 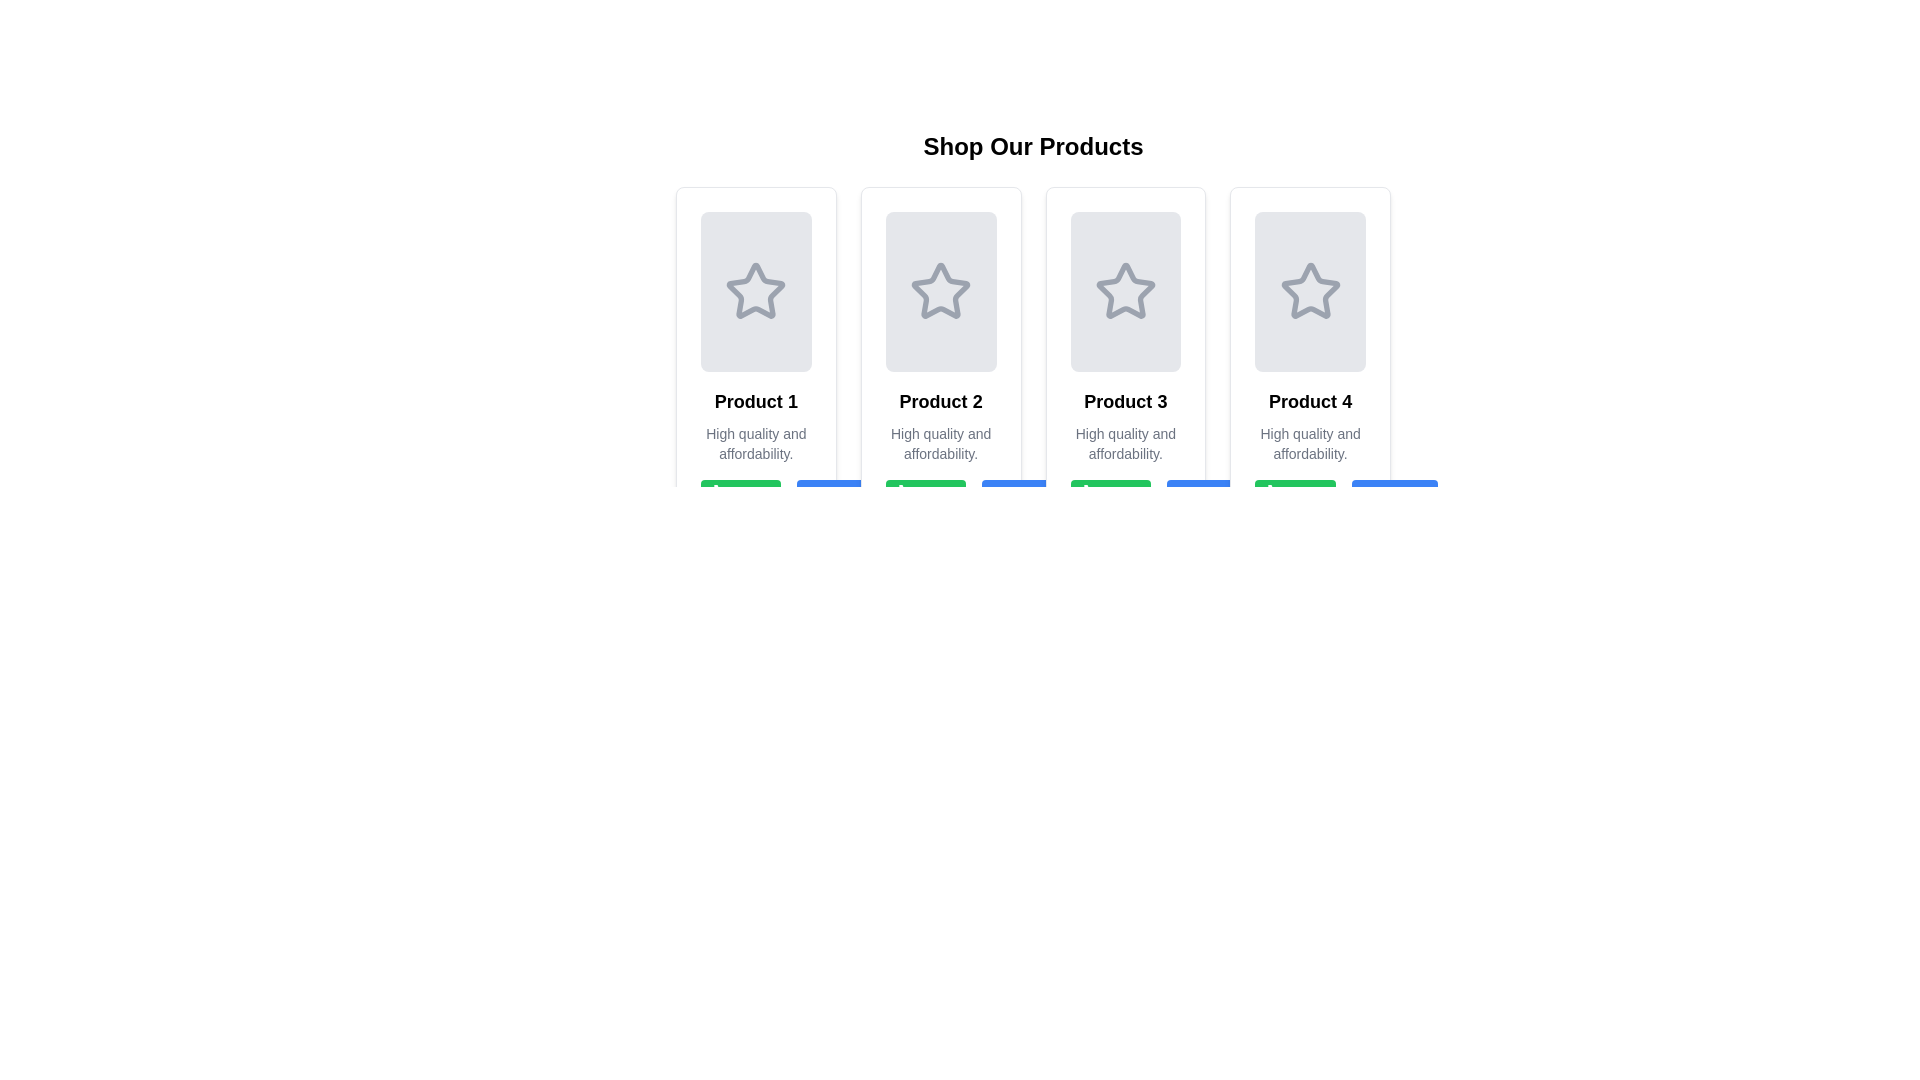 What do you see at coordinates (1025, 495) in the screenshot?
I see `the 'View' button` at bounding box center [1025, 495].